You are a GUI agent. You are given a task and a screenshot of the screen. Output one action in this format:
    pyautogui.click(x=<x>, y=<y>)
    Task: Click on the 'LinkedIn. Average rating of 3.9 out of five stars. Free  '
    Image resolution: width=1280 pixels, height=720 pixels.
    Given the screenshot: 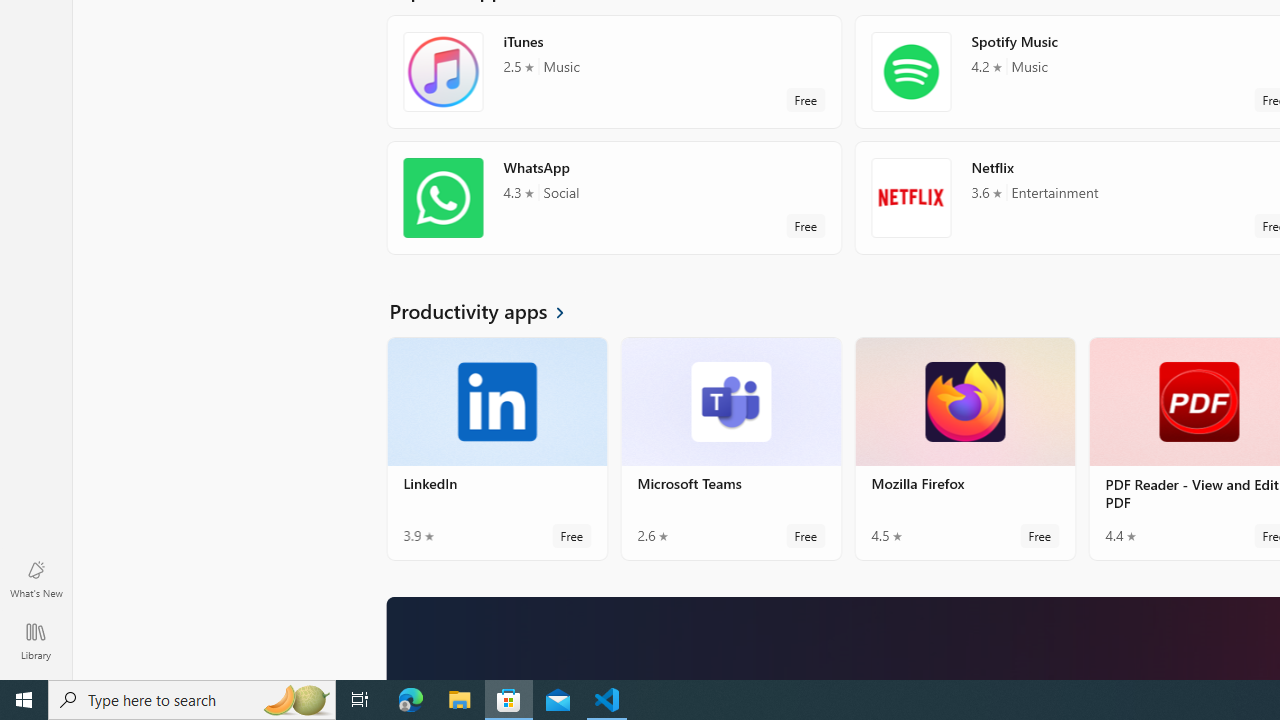 What is the action you would take?
    pyautogui.click(x=497, y=456)
    